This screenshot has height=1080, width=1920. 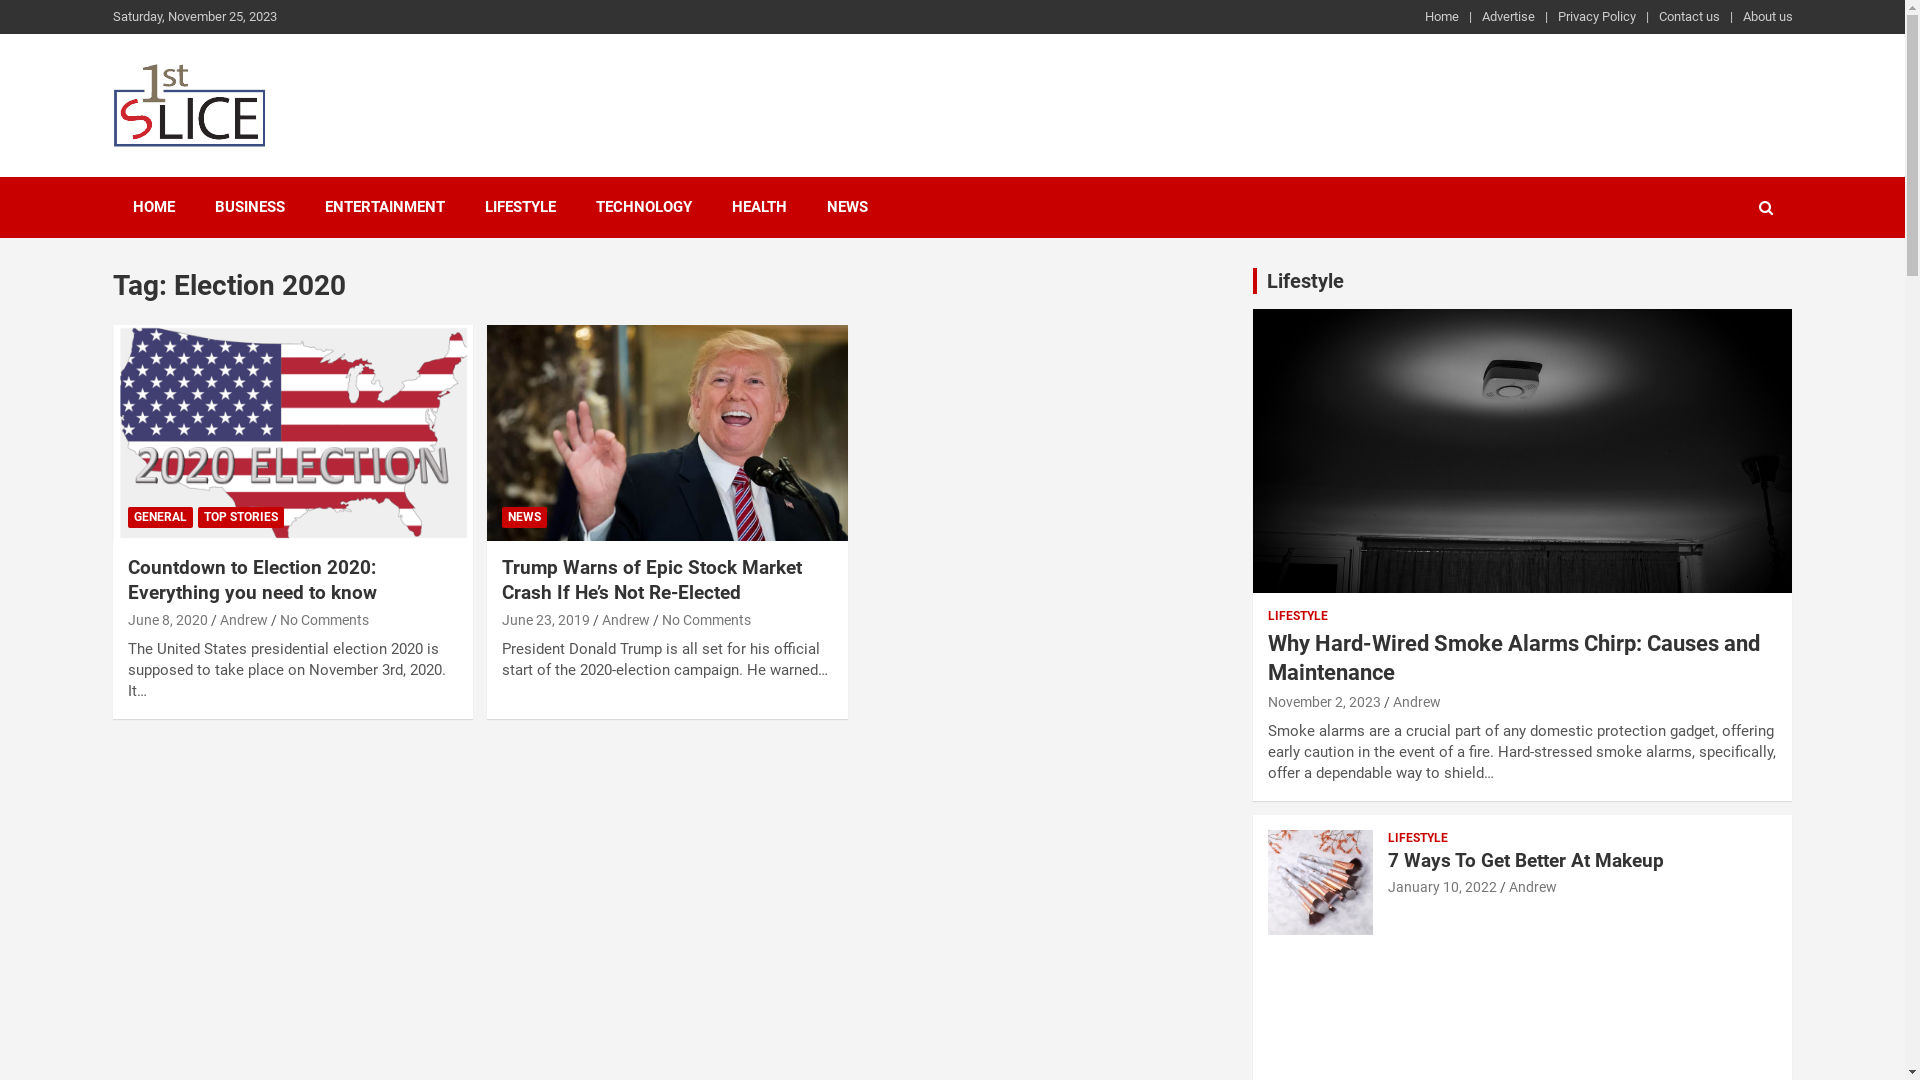 What do you see at coordinates (1415, 701) in the screenshot?
I see `'Andrew'` at bounding box center [1415, 701].